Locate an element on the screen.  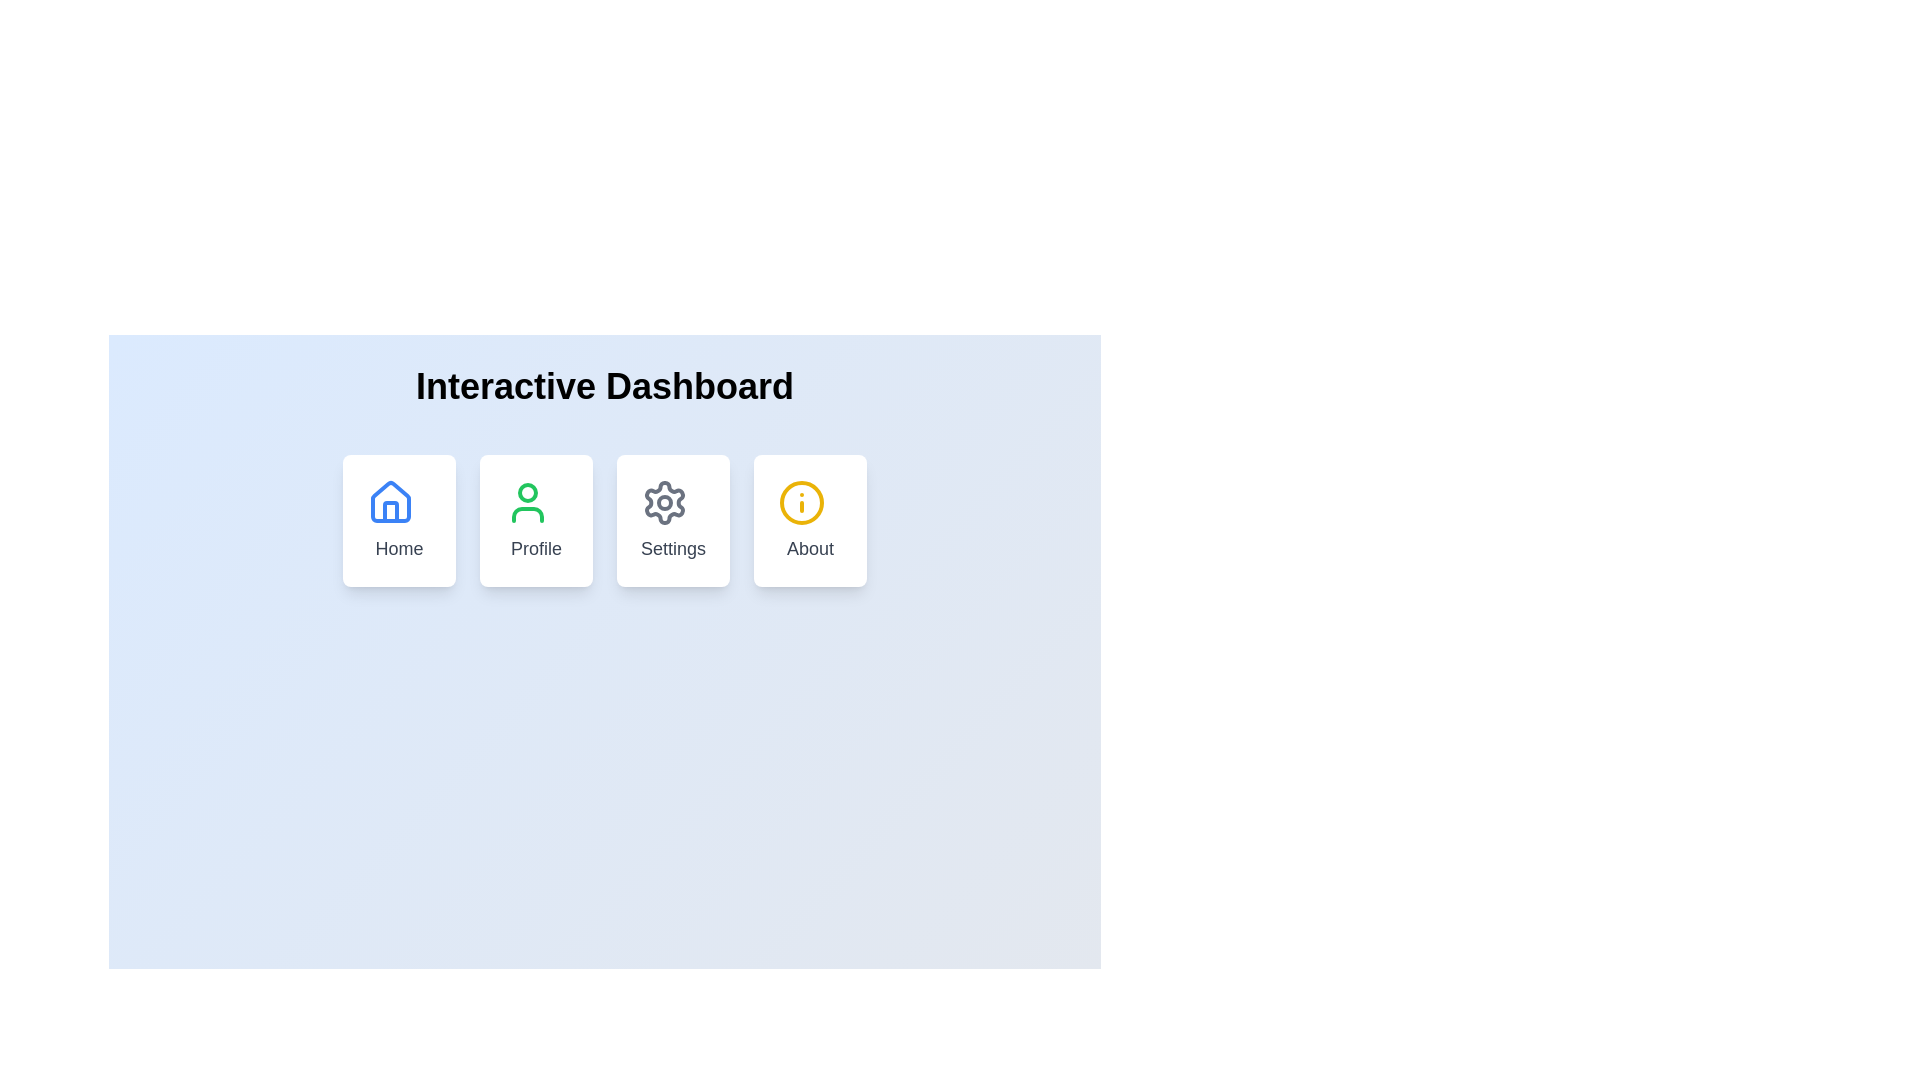
the circular glyph within the 'Profile' icon, which is part of the main navigation on the dashboard, appearing as a filled circle with a green outline is located at coordinates (528, 493).